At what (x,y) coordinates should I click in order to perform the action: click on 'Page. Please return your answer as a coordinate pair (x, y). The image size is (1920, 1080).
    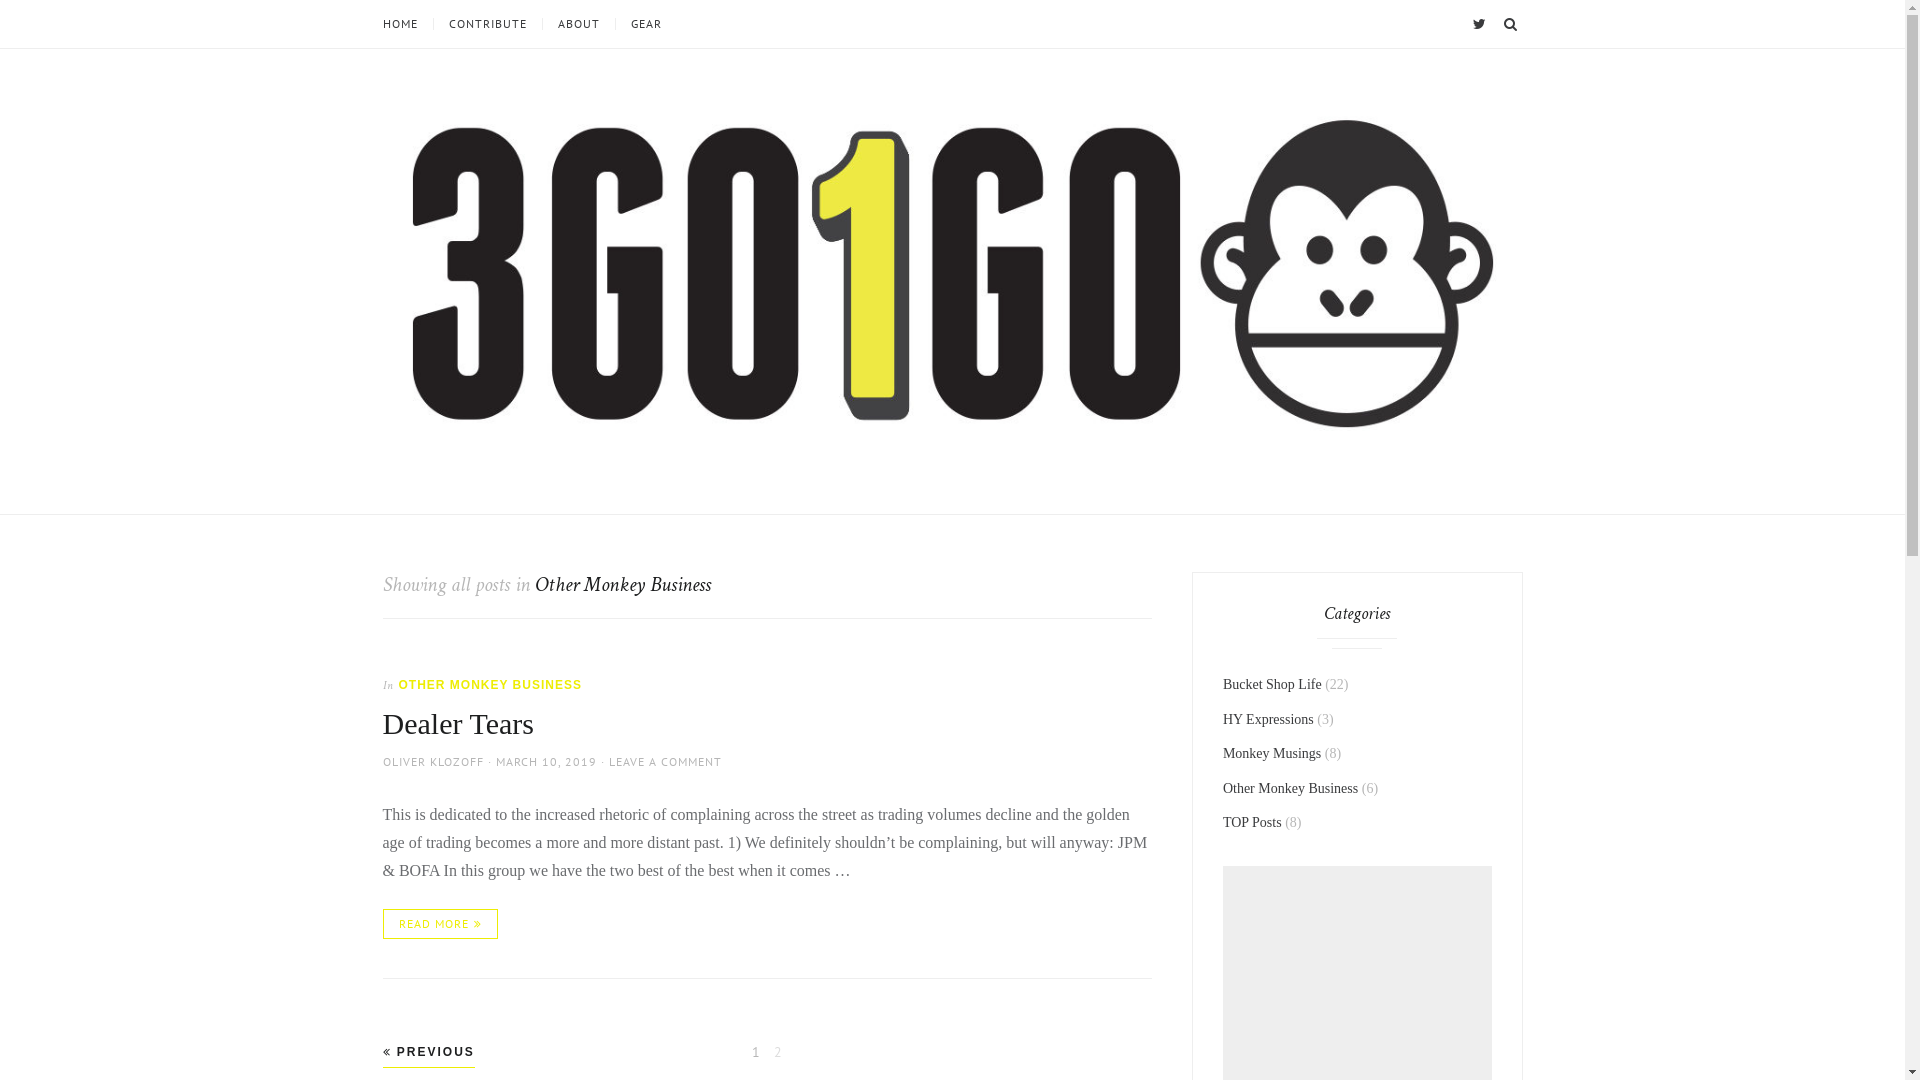
    Looking at the image, I should click on (754, 1051).